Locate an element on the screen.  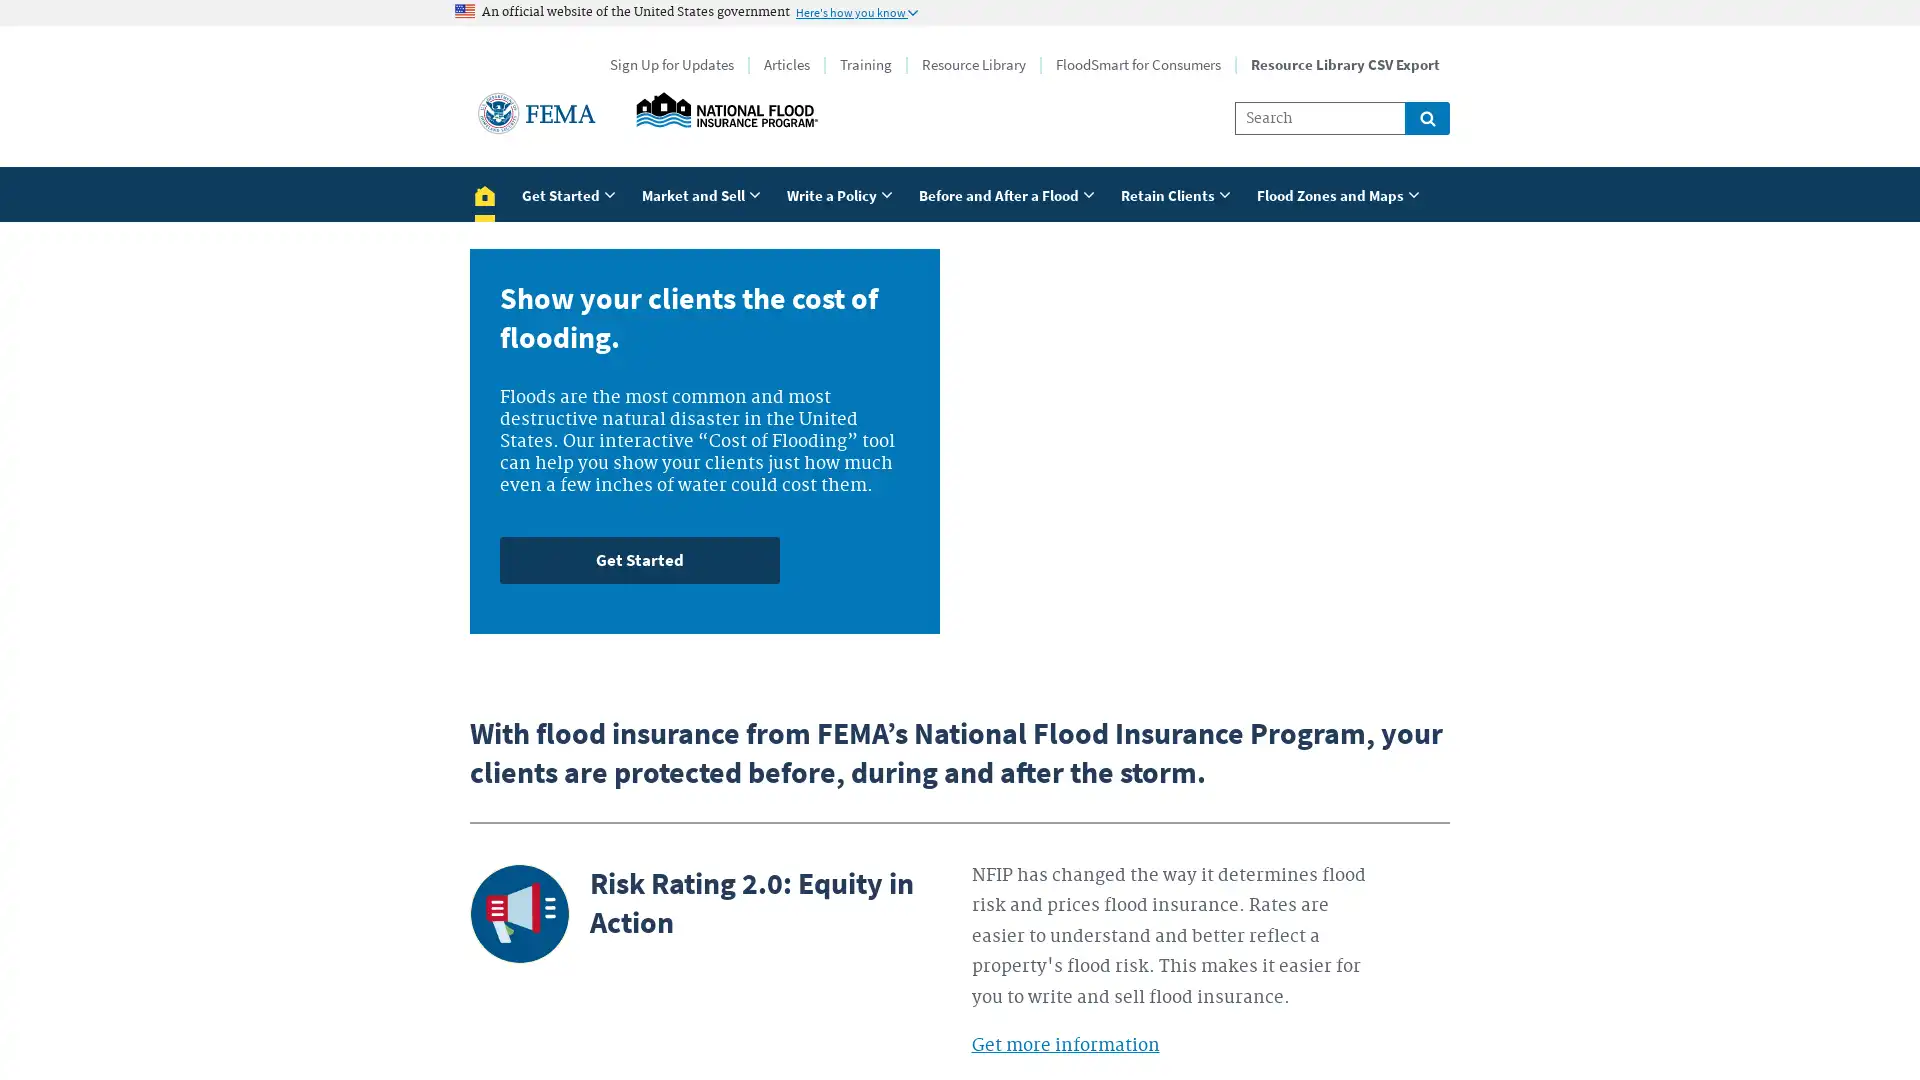
Global search for site links and content throught floodsmart is located at coordinates (1426, 118).